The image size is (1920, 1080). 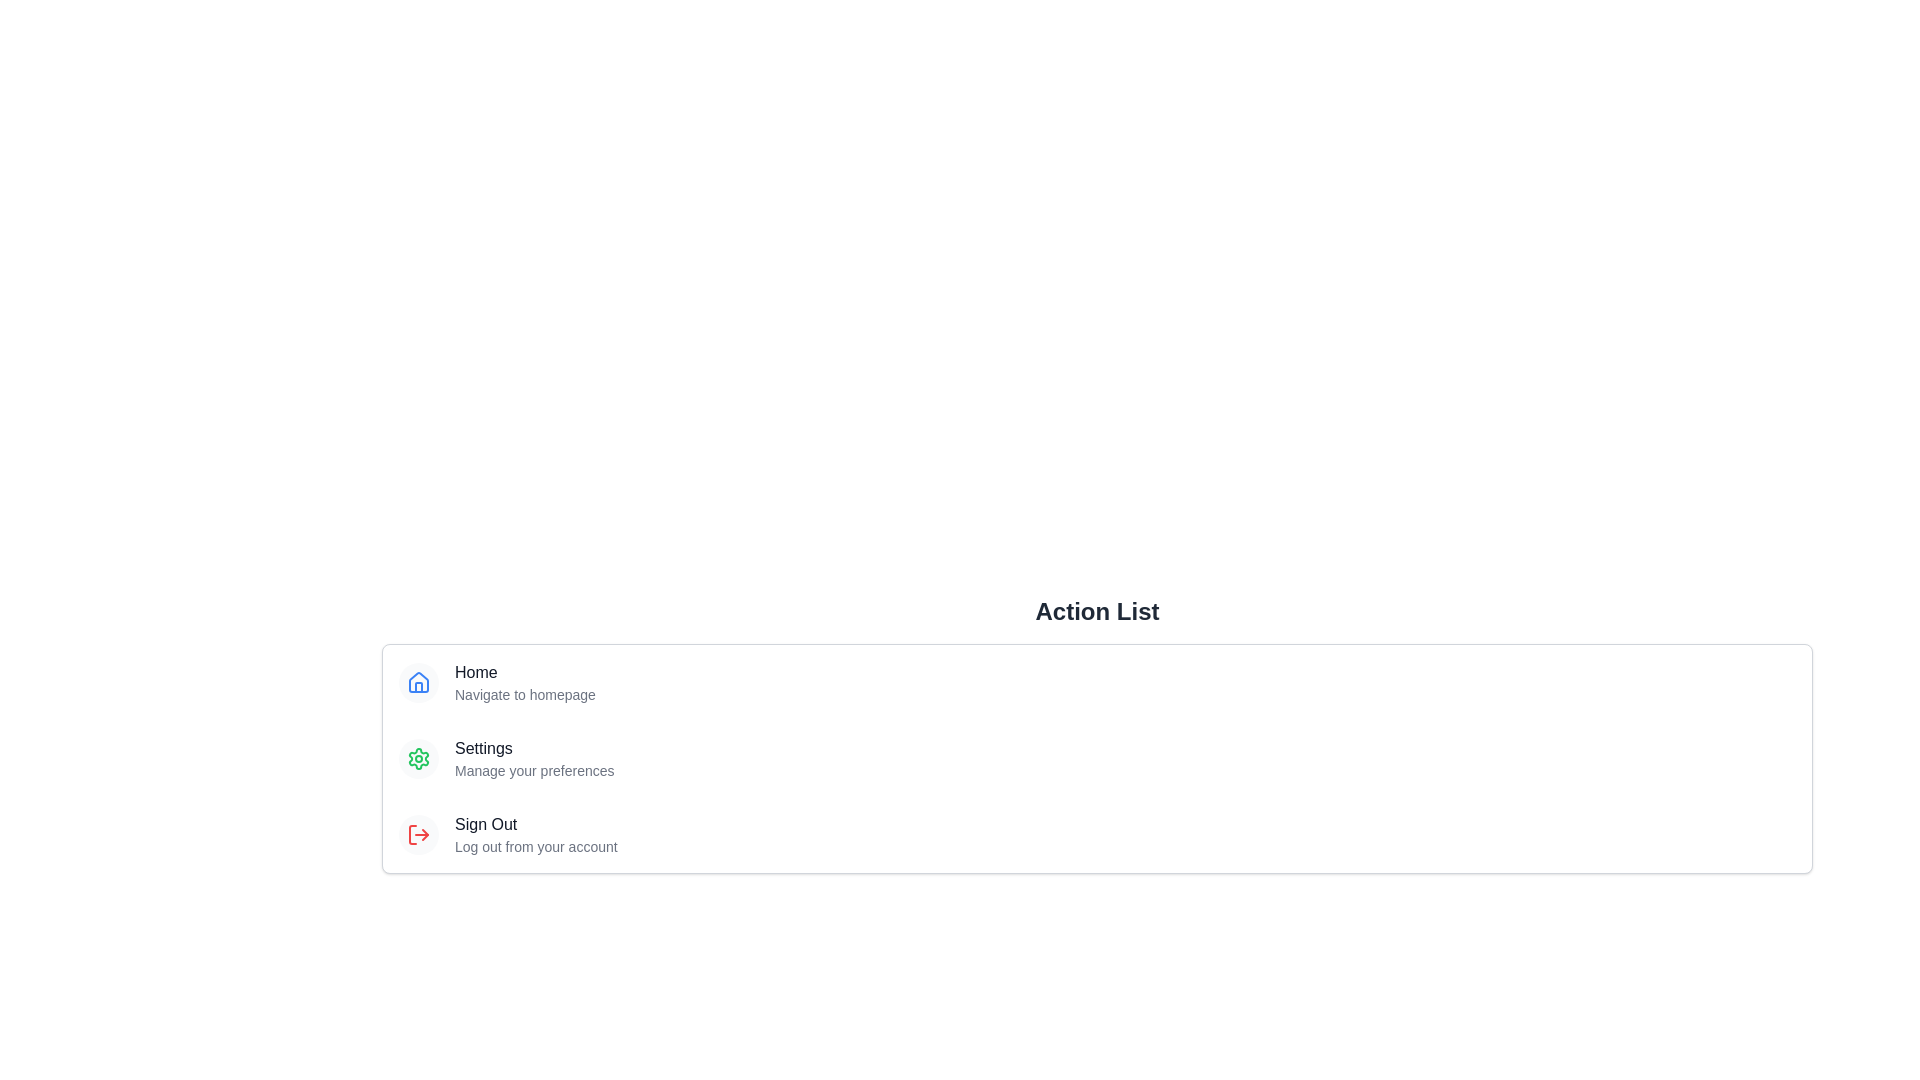 What do you see at coordinates (417, 681) in the screenshot?
I see `the 'Home' icon, which is the first icon in a vertical list styled with a light gray circular background` at bounding box center [417, 681].